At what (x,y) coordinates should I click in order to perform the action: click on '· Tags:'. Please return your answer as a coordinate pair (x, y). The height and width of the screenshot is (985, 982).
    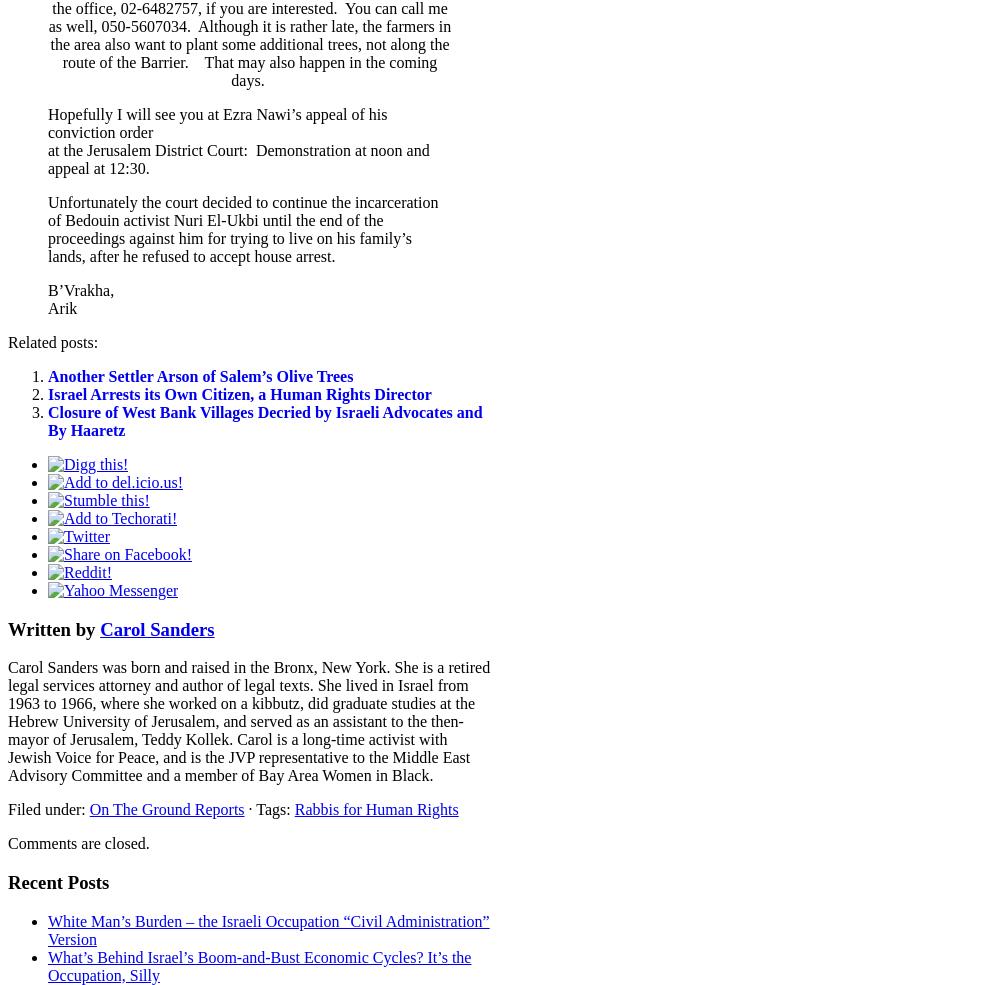
    Looking at the image, I should click on (268, 808).